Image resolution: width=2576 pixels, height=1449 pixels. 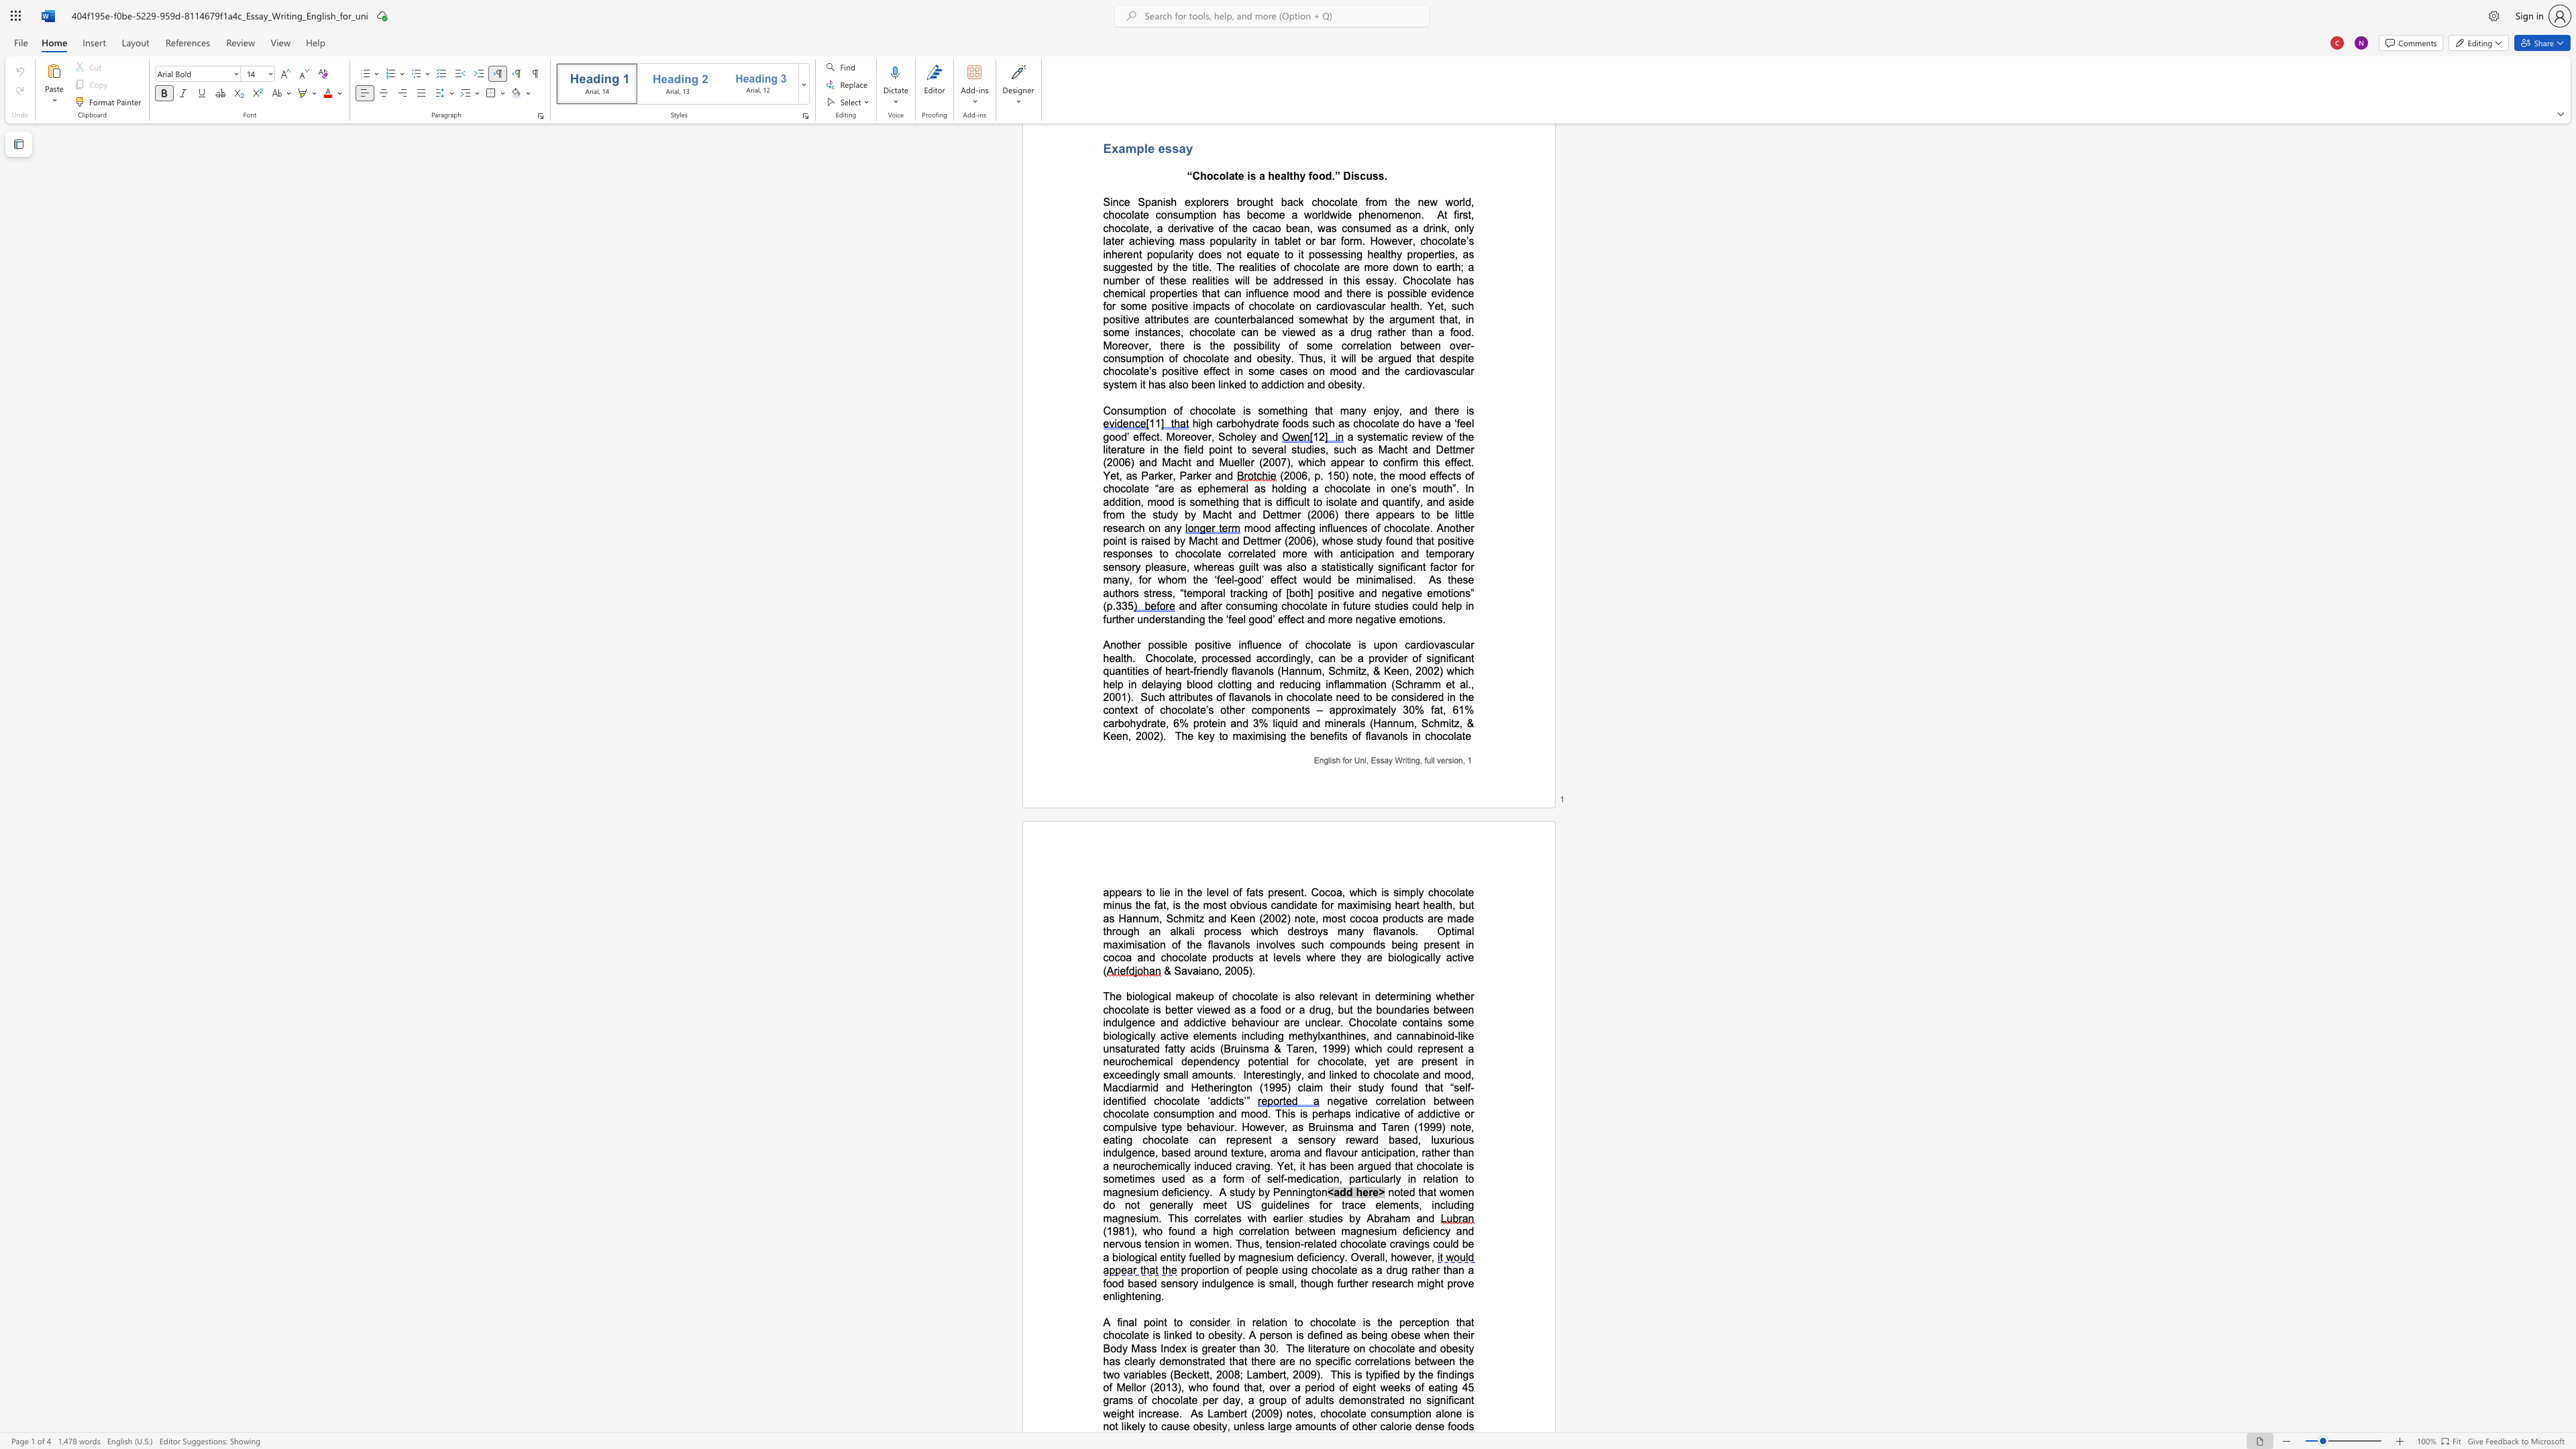 I want to click on the subset text "e a" within the text "large amounts", so click(x=1284, y=1426).